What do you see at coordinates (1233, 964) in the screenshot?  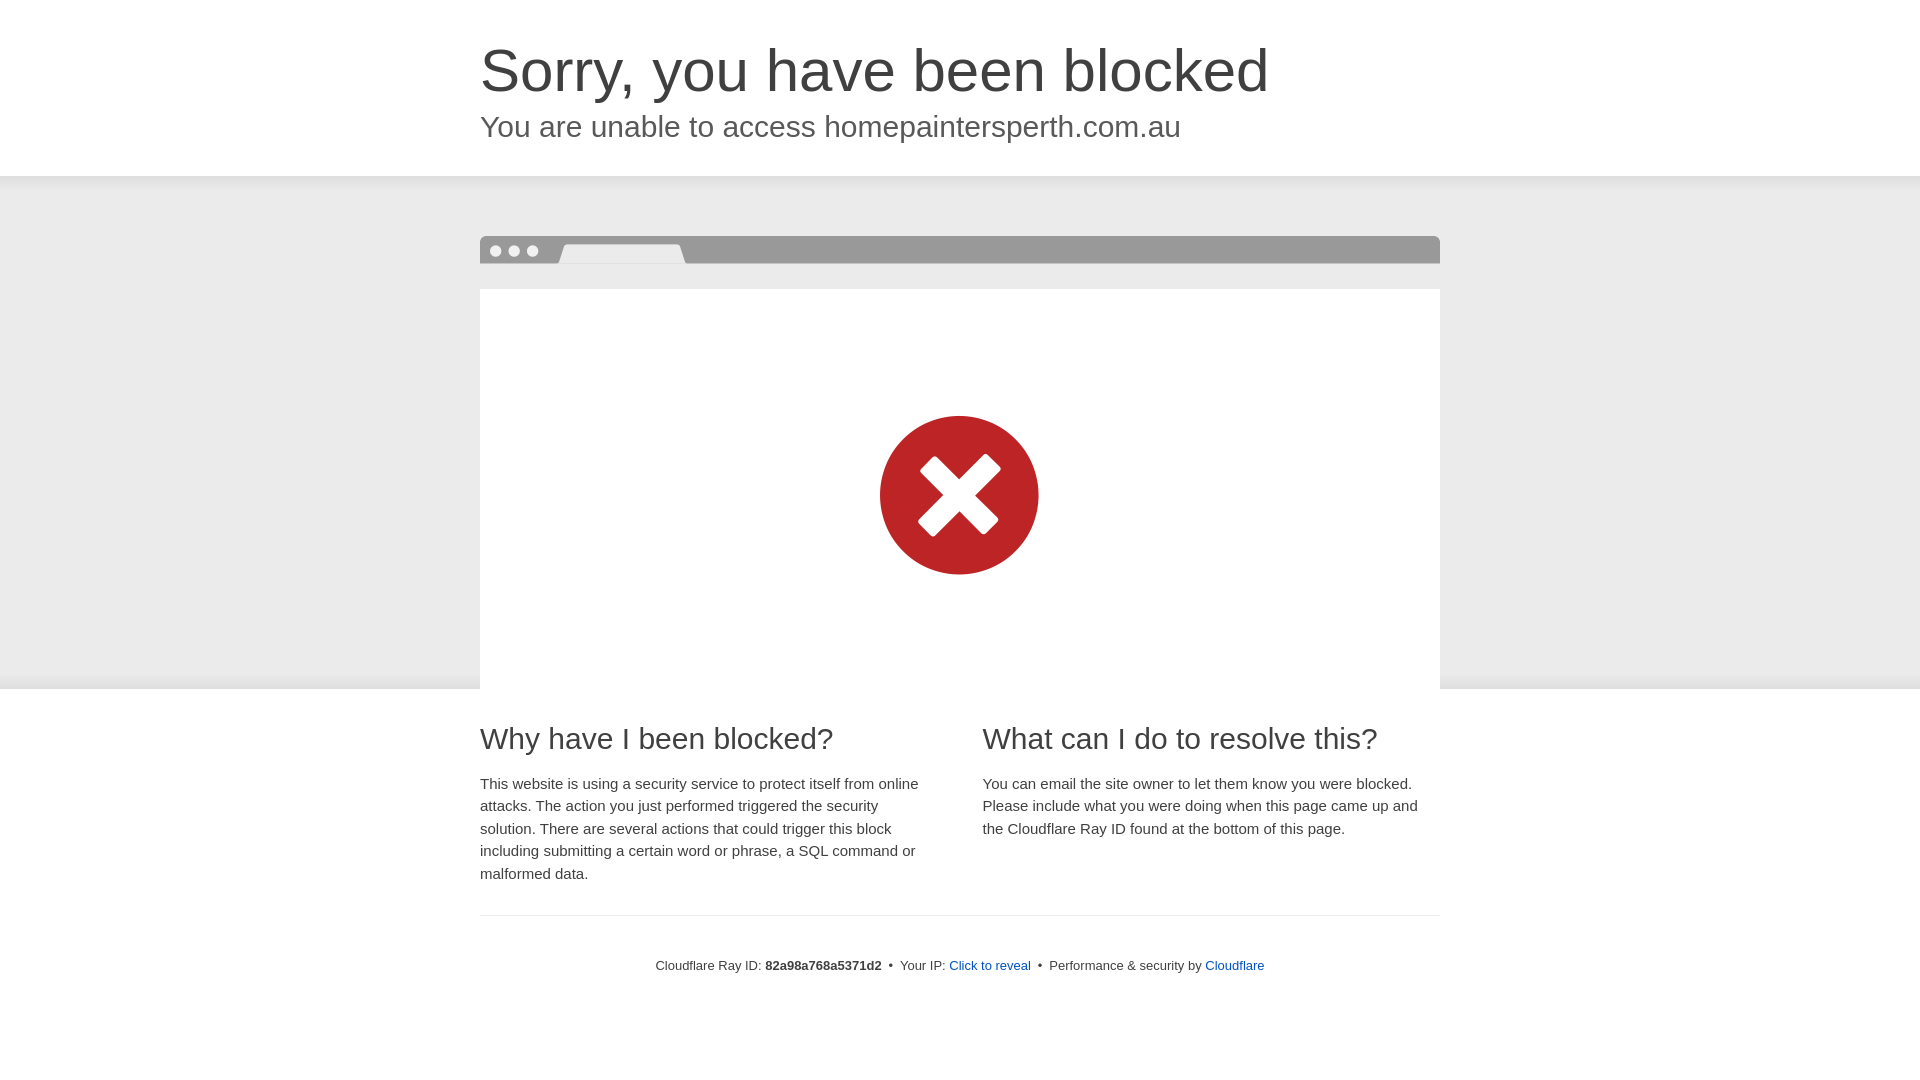 I see `'Cloudflare'` at bounding box center [1233, 964].